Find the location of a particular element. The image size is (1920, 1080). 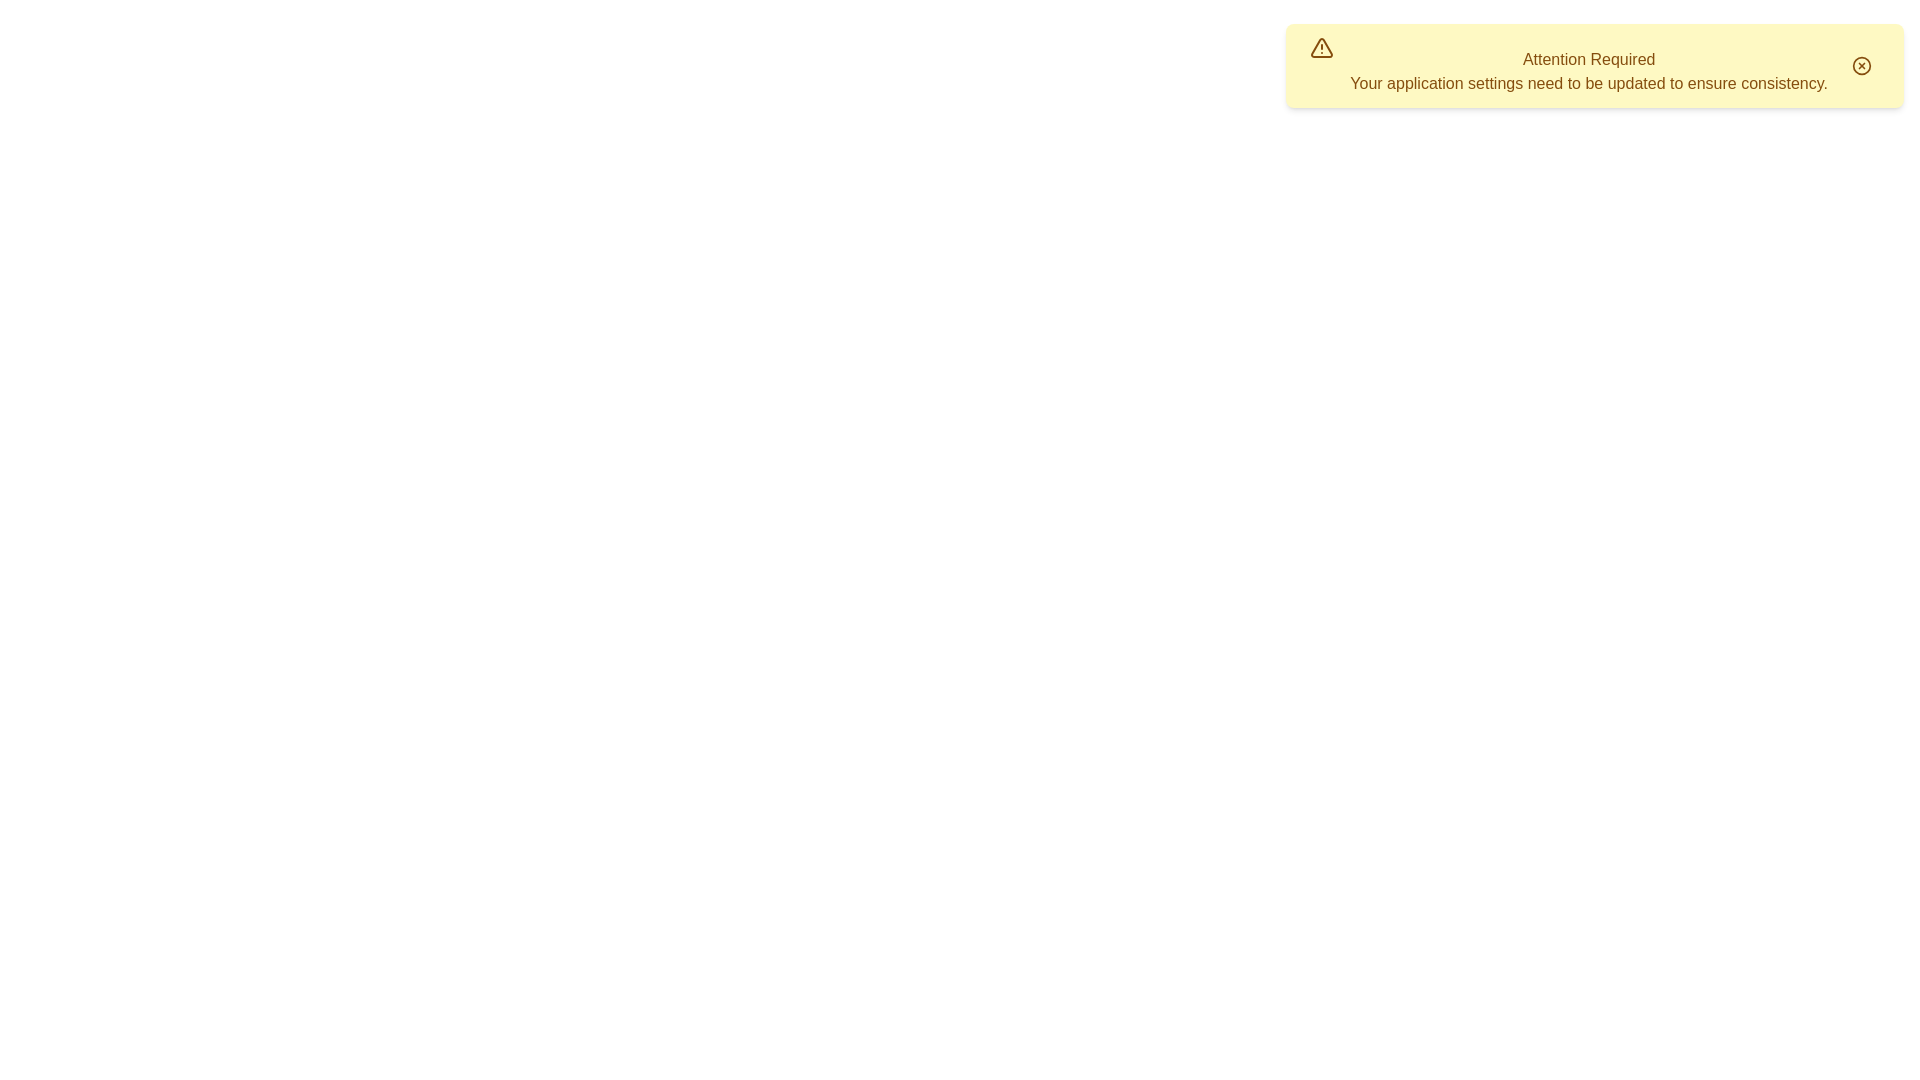

the triangular warning icon located in the top-right corner of the yellow notification banner, which indicates that application settings need to be updated is located at coordinates (1322, 46).